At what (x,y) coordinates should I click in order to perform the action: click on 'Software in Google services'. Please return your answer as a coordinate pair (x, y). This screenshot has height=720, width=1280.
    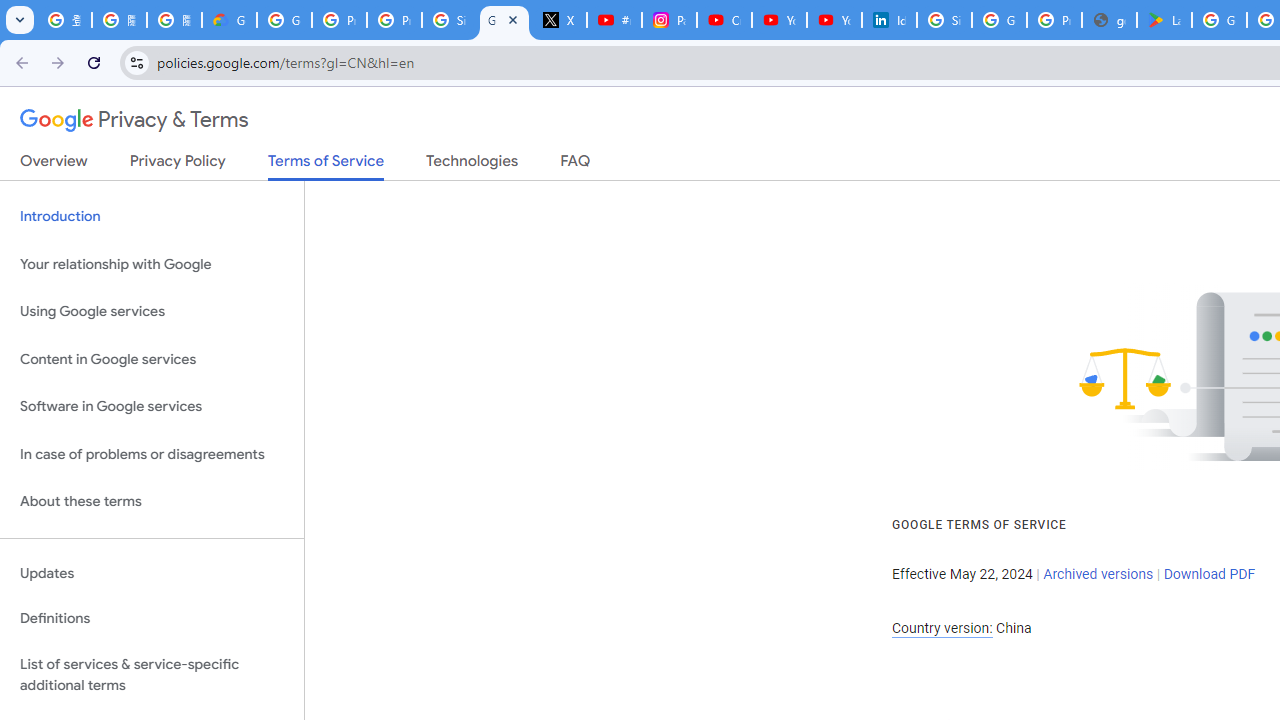
    Looking at the image, I should click on (151, 406).